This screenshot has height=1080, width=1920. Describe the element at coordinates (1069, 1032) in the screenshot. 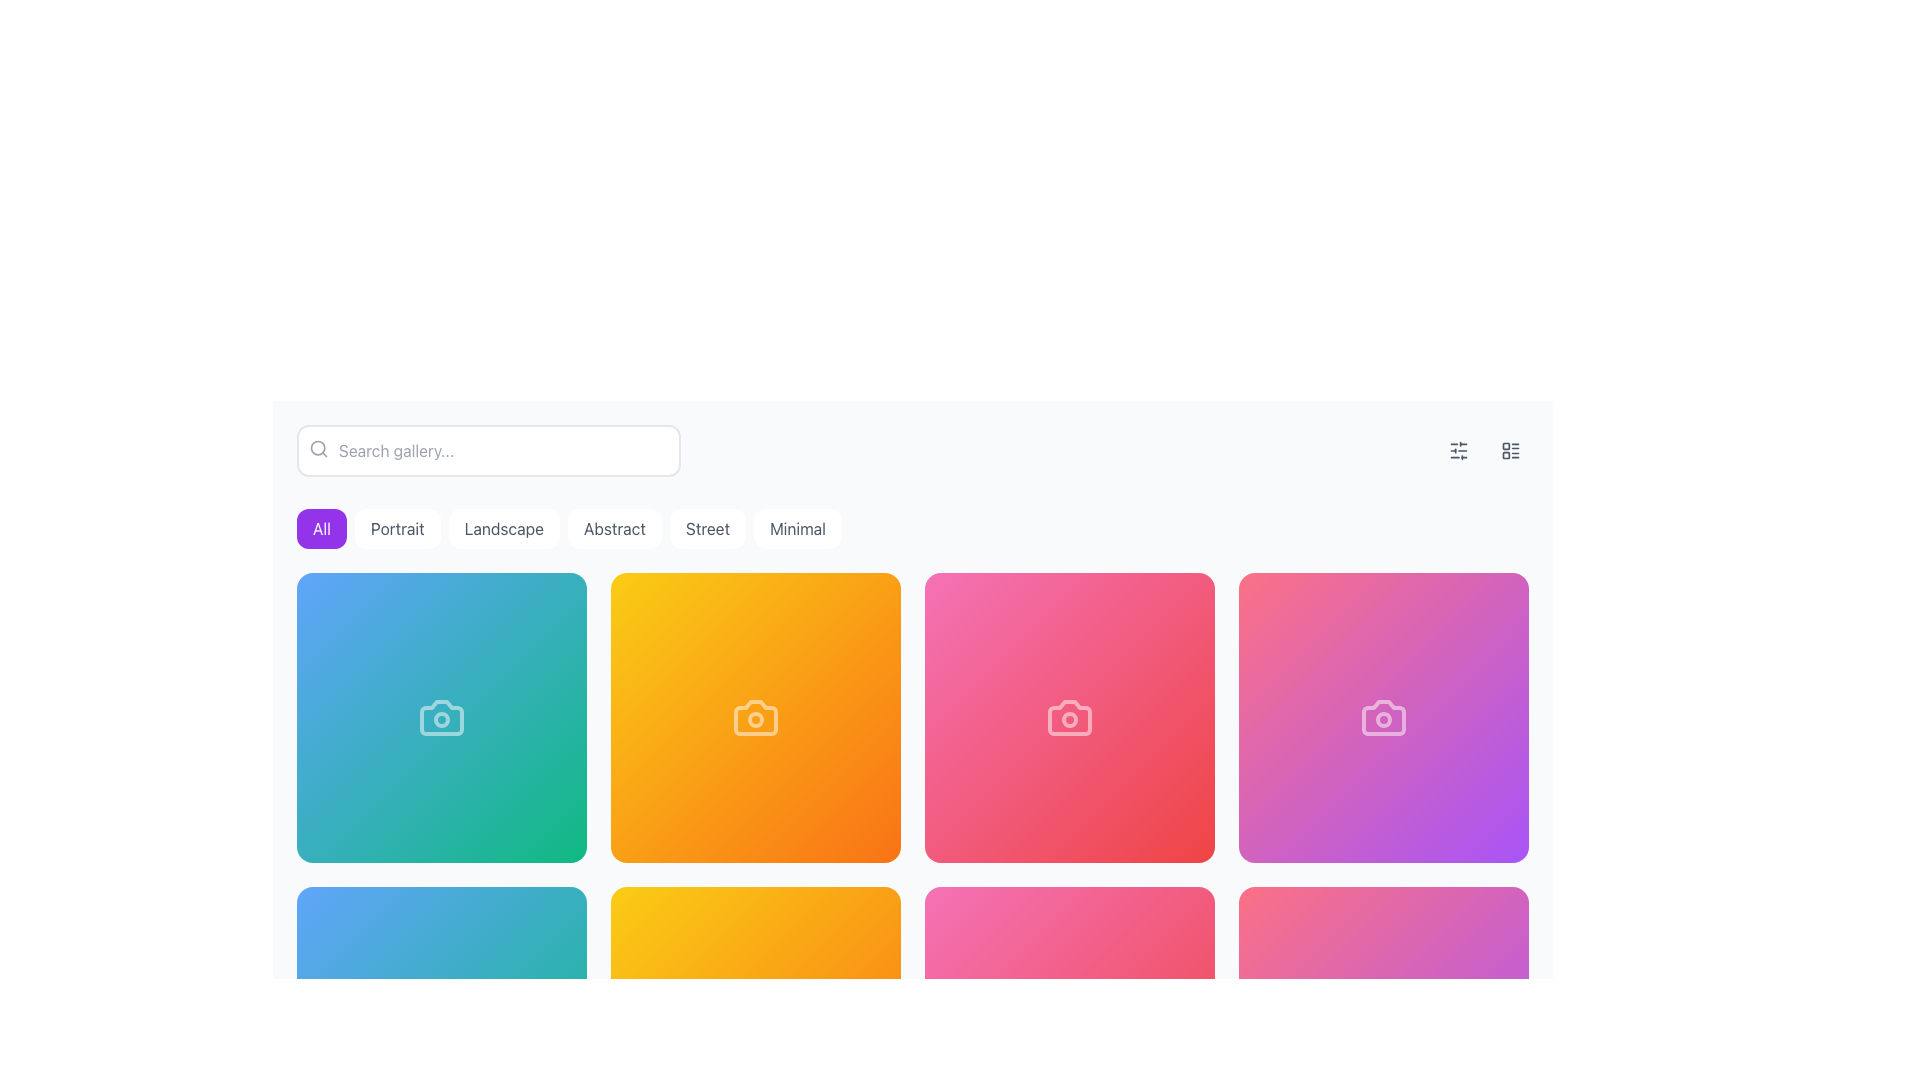

I see `the downward-pointing arrow button located at the center-bottom of the interface` at that location.